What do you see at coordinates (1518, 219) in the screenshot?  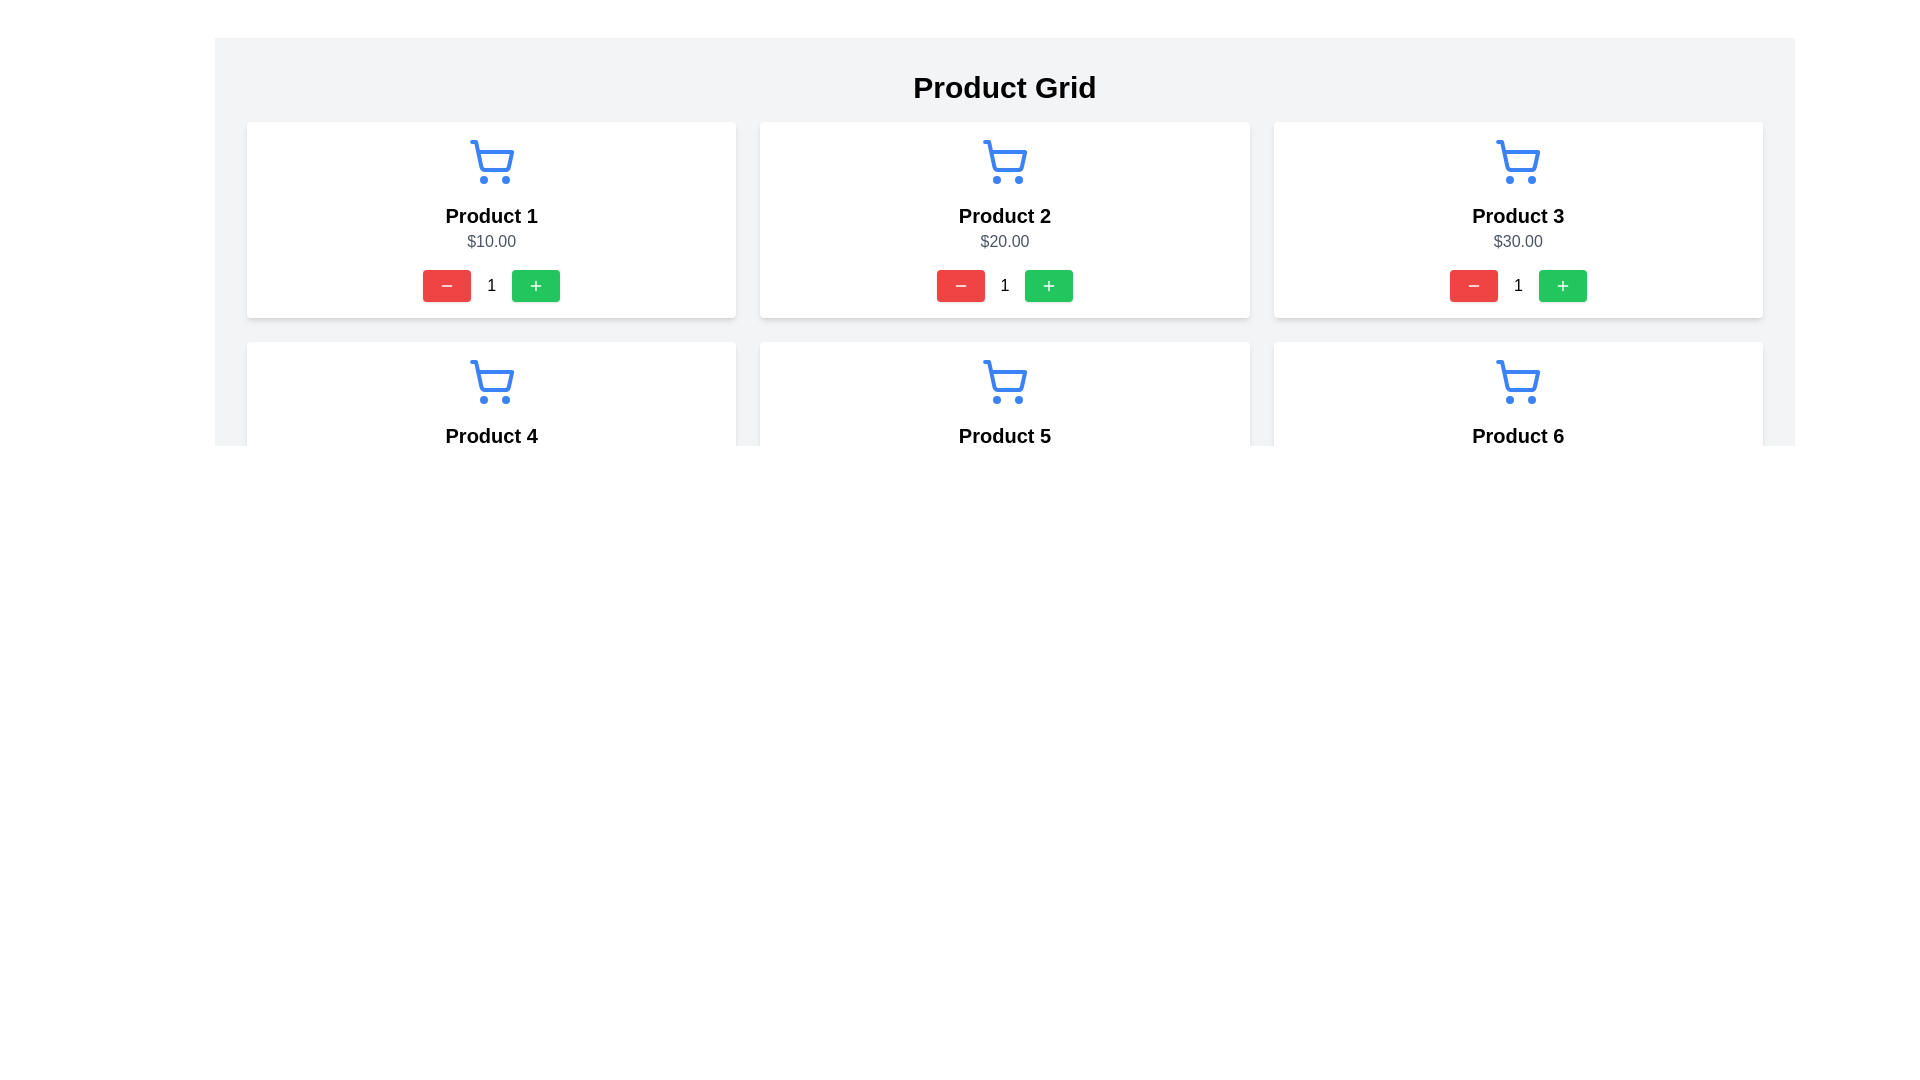 I see `the Product display card featuring 'Product 3', which includes a blue shopping cart icon at the top, the price '$30.00' in gray, and buttons for decrement and increment at the bottom` at bounding box center [1518, 219].